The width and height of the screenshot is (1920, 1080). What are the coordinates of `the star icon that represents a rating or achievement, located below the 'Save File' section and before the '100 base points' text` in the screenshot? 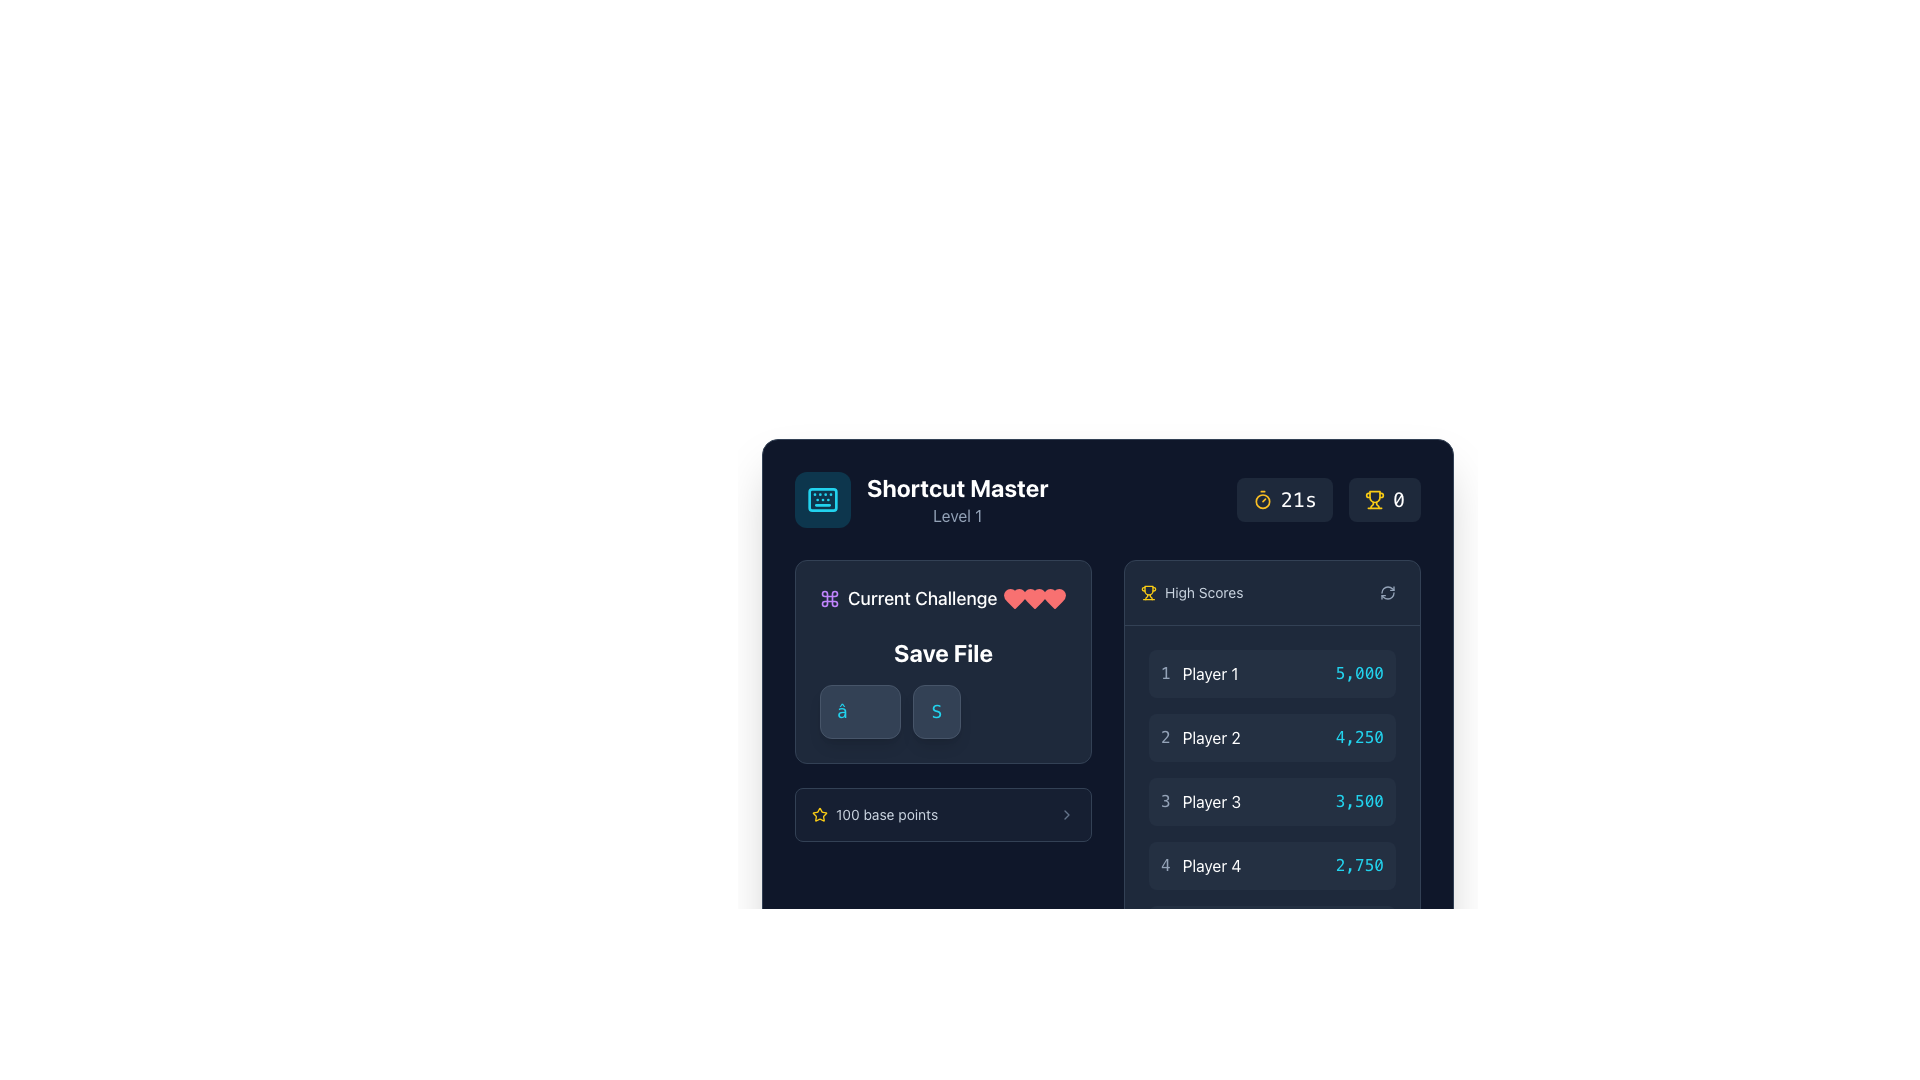 It's located at (820, 814).